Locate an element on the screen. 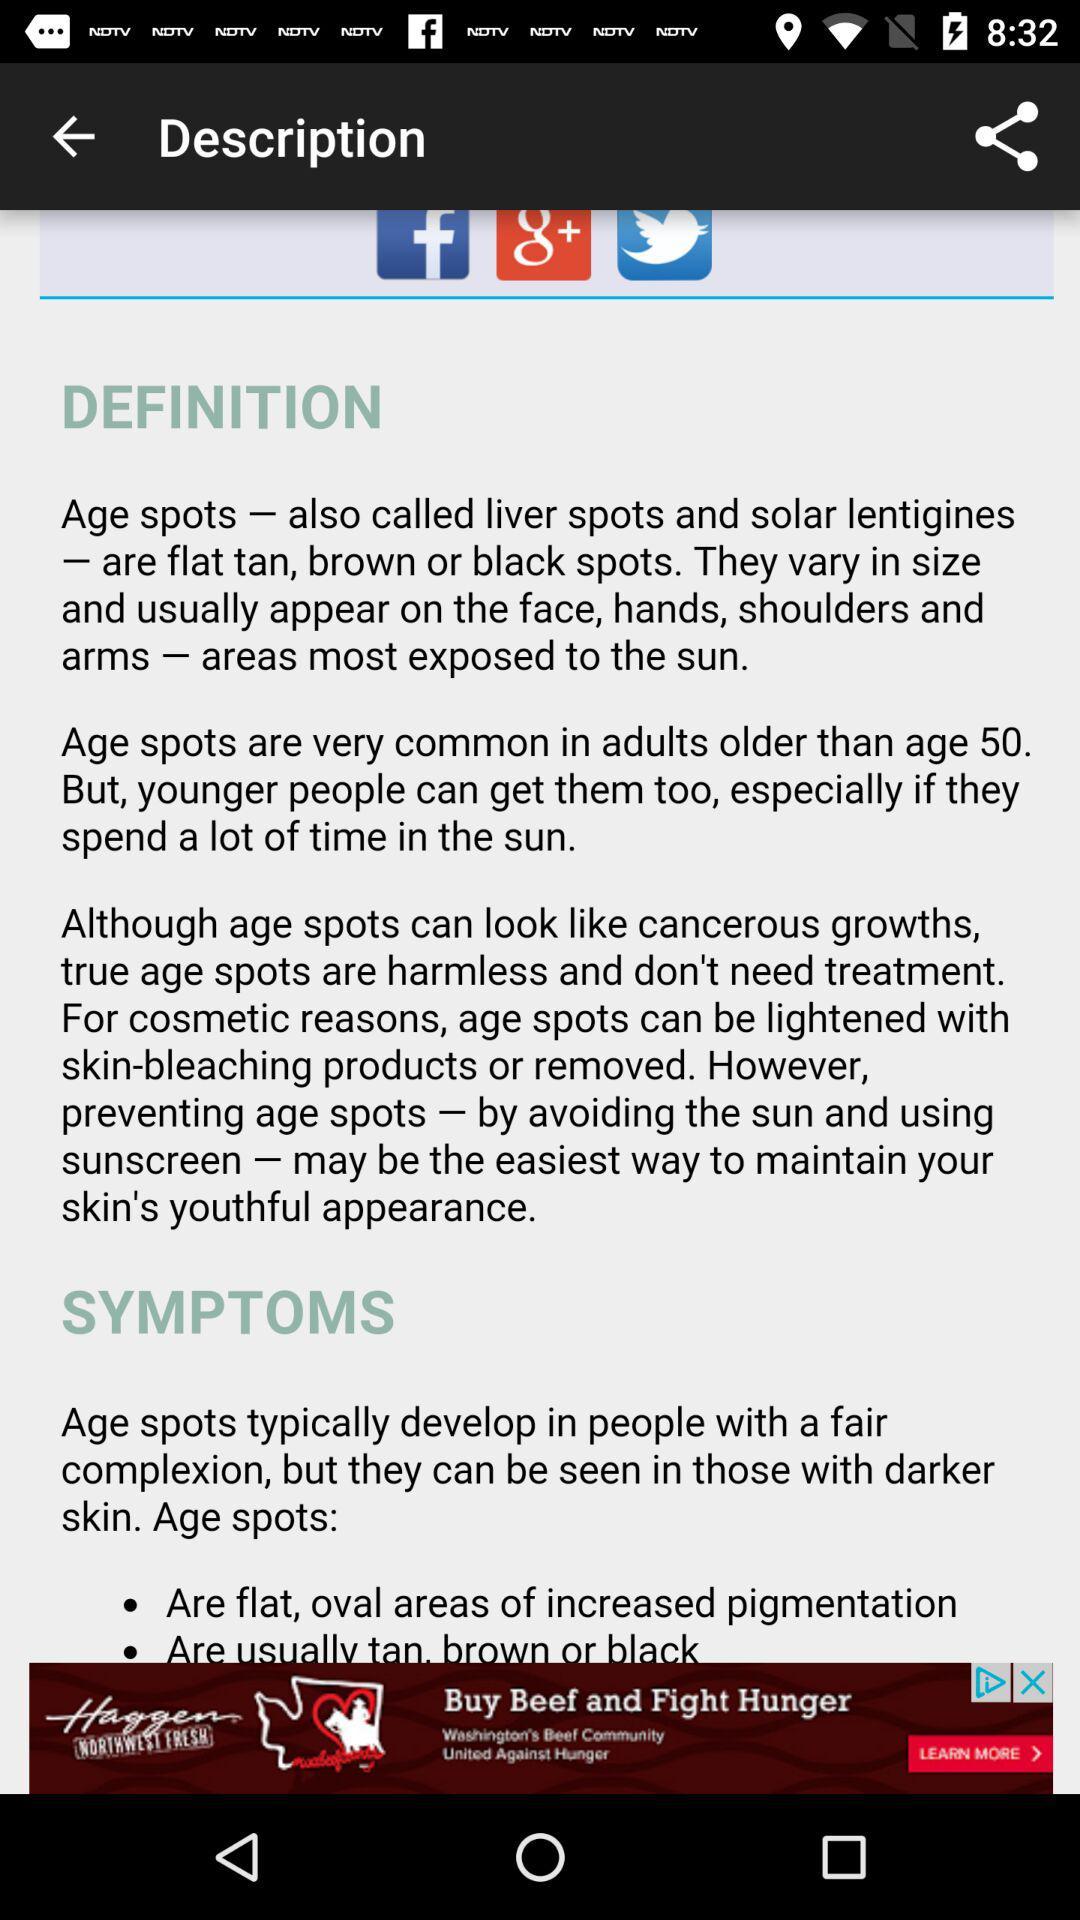  twitter is located at coordinates (667, 252).